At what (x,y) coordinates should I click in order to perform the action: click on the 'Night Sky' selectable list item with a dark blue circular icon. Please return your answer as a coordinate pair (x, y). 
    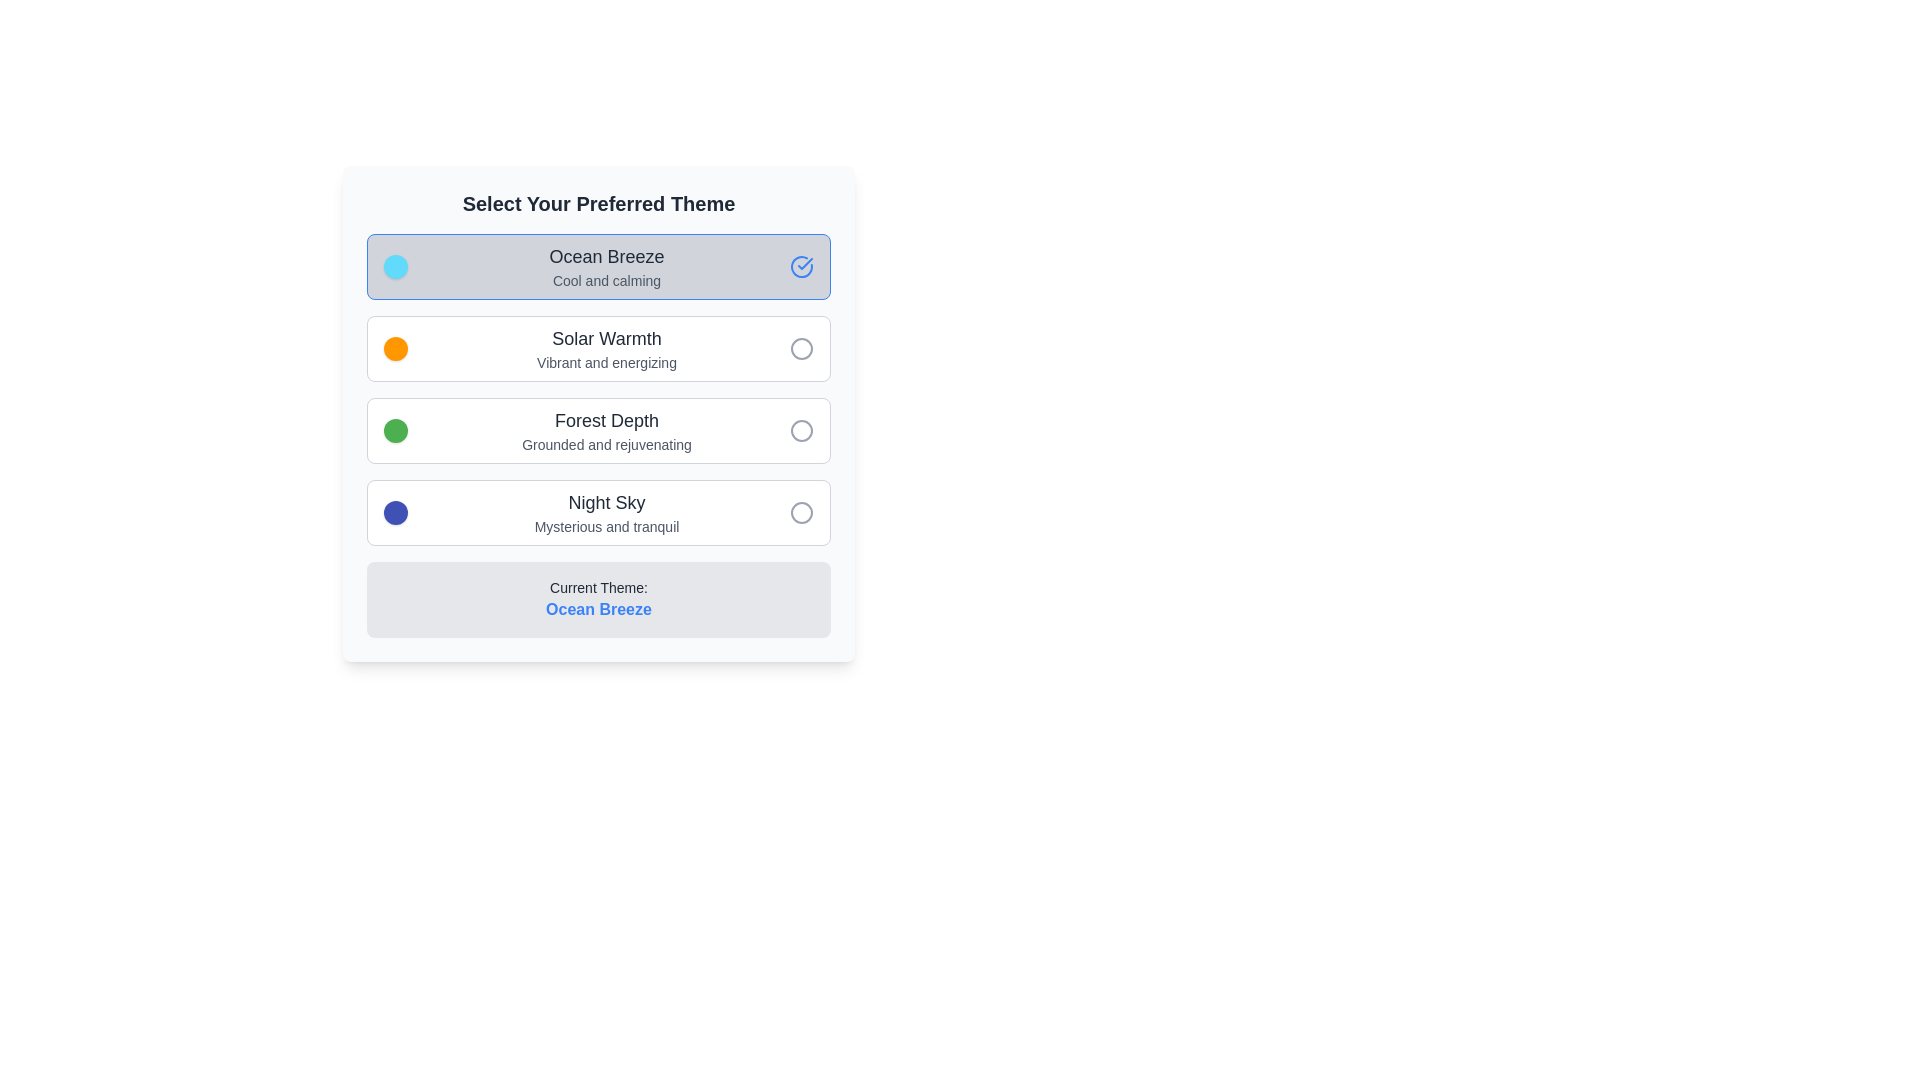
    Looking at the image, I should click on (598, 512).